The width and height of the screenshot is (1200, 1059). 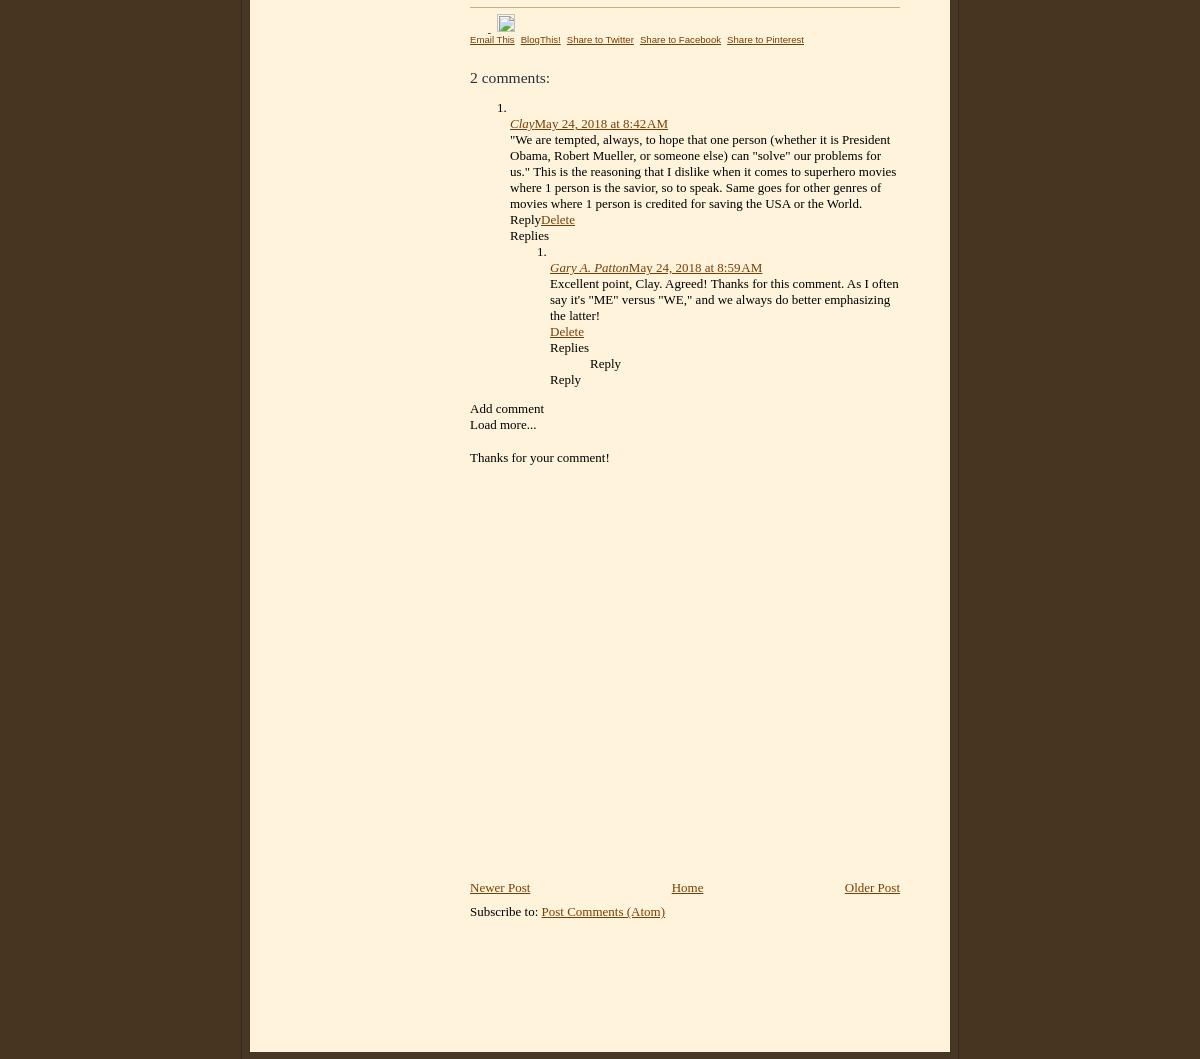 What do you see at coordinates (680, 39) in the screenshot?
I see `'Share to Facebook'` at bounding box center [680, 39].